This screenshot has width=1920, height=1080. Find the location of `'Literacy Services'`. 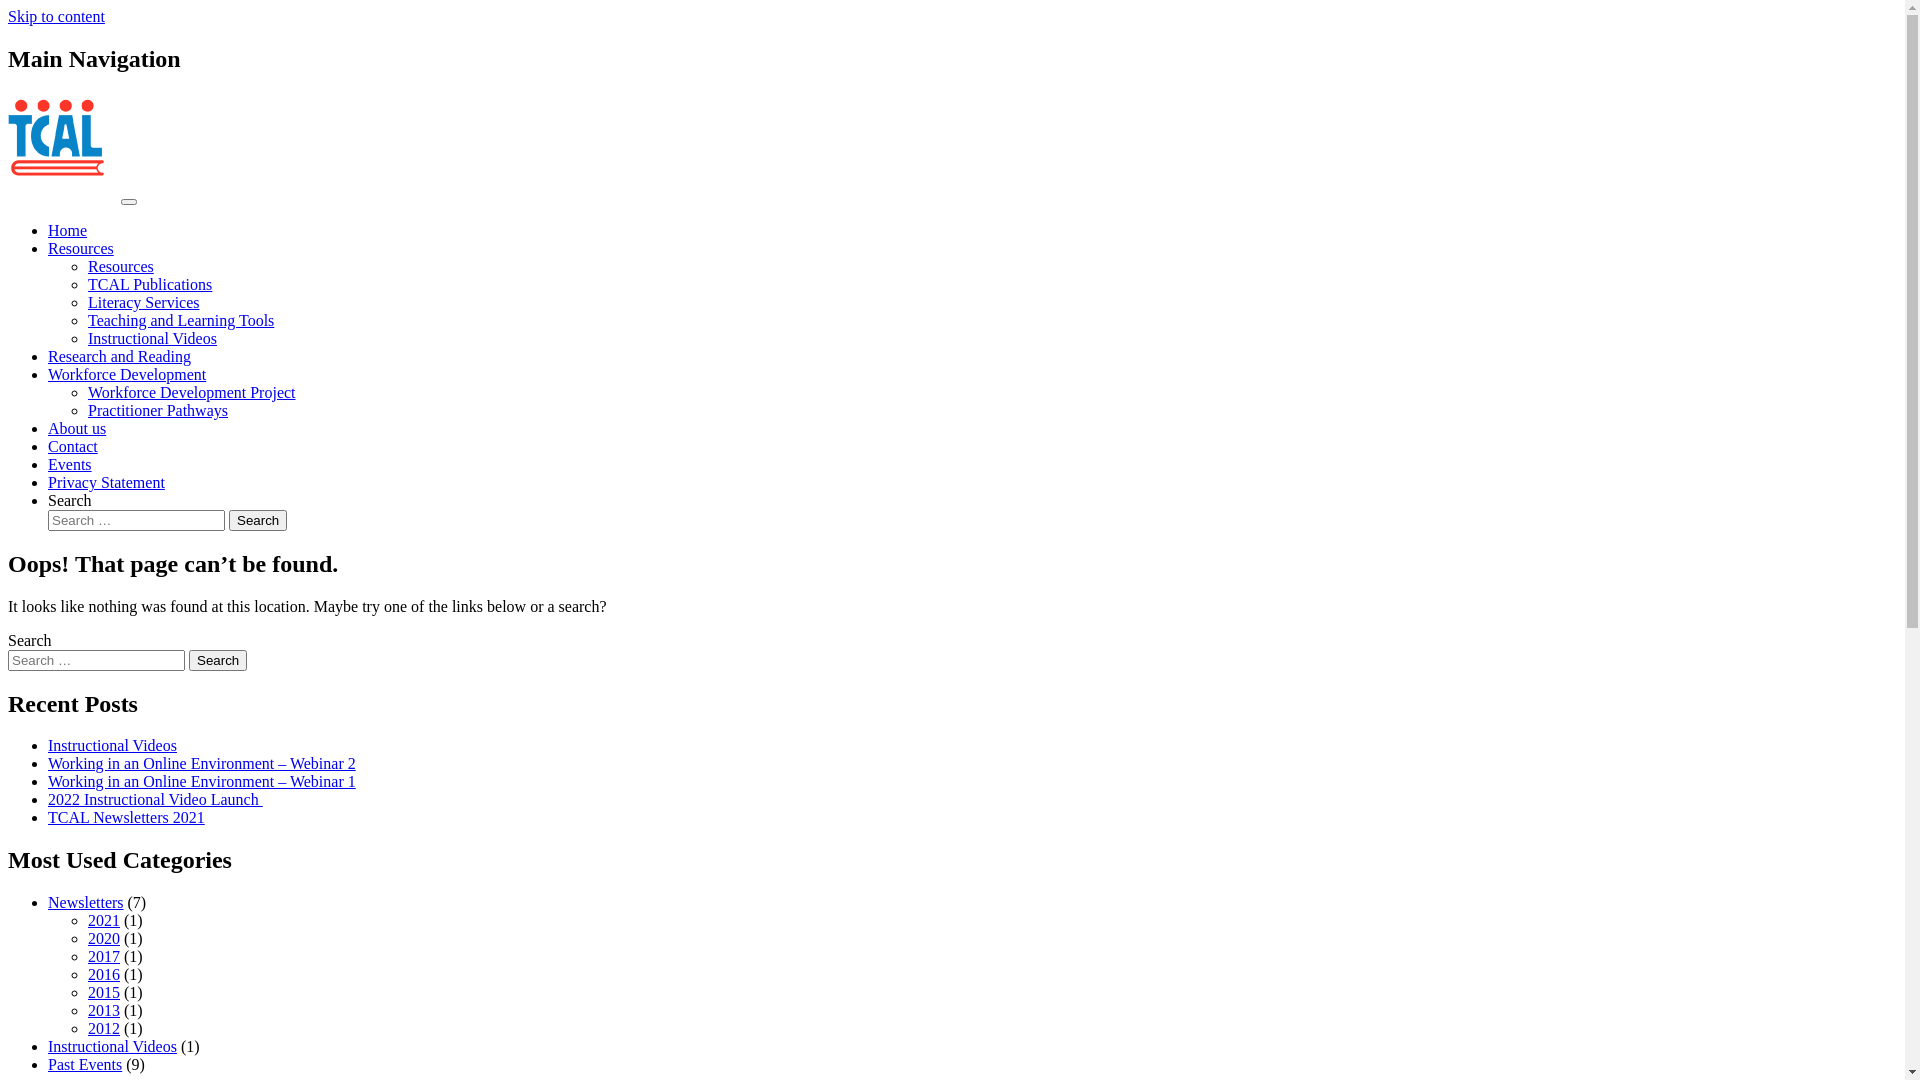

'Literacy Services' is located at coordinates (143, 302).